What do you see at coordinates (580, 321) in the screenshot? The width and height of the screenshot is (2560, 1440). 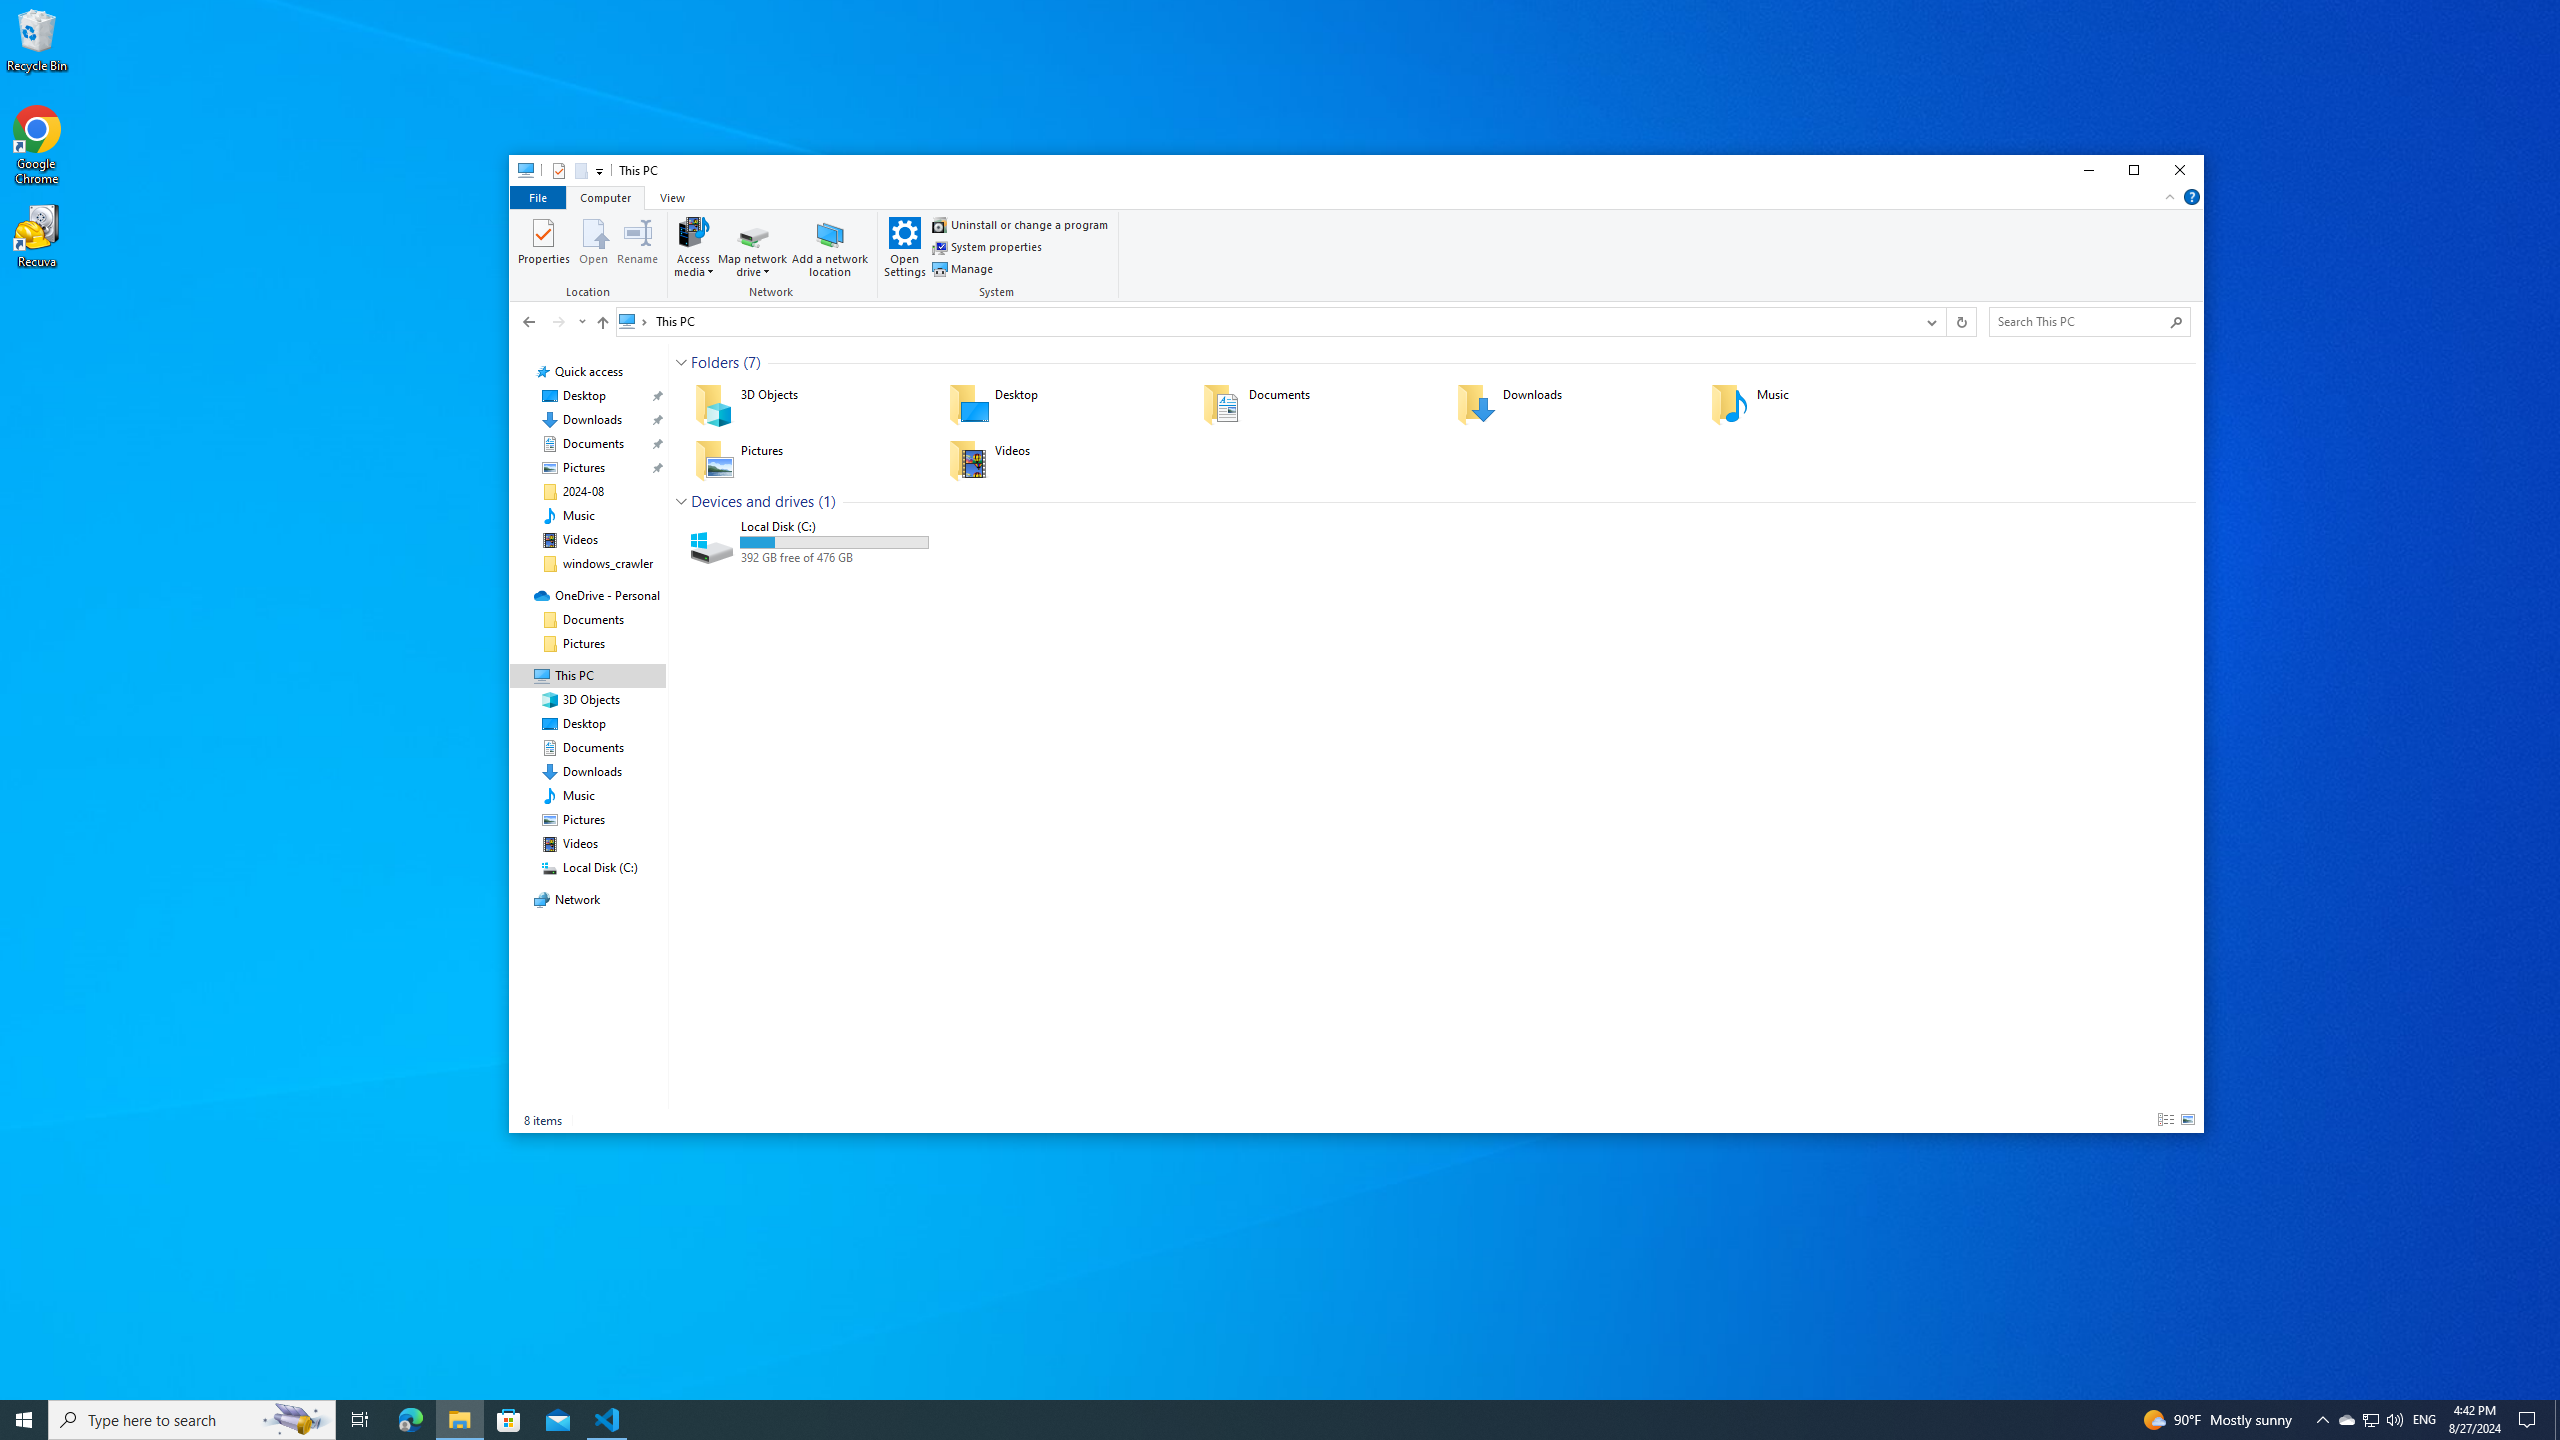 I see `'Recent locations'` at bounding box center [580, 321].